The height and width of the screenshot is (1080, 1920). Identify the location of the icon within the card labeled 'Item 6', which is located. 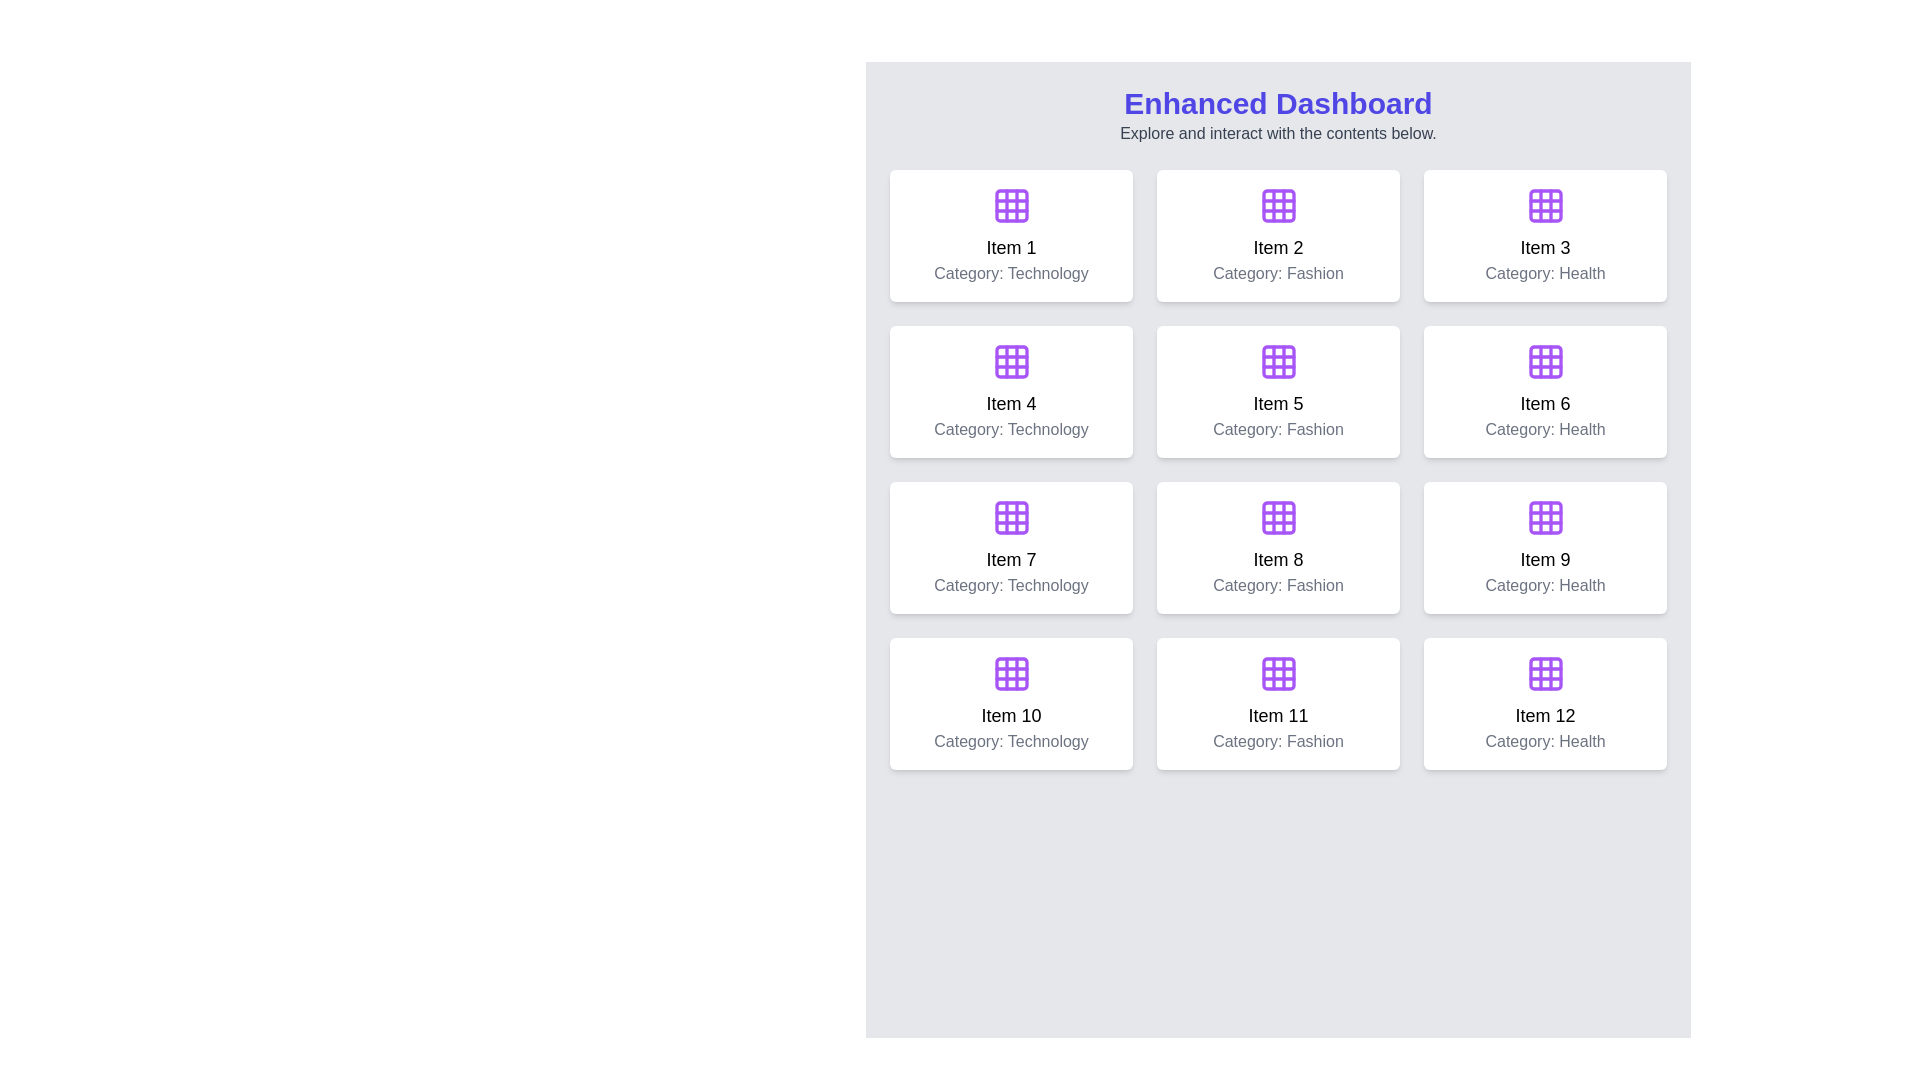
(1544, 362).